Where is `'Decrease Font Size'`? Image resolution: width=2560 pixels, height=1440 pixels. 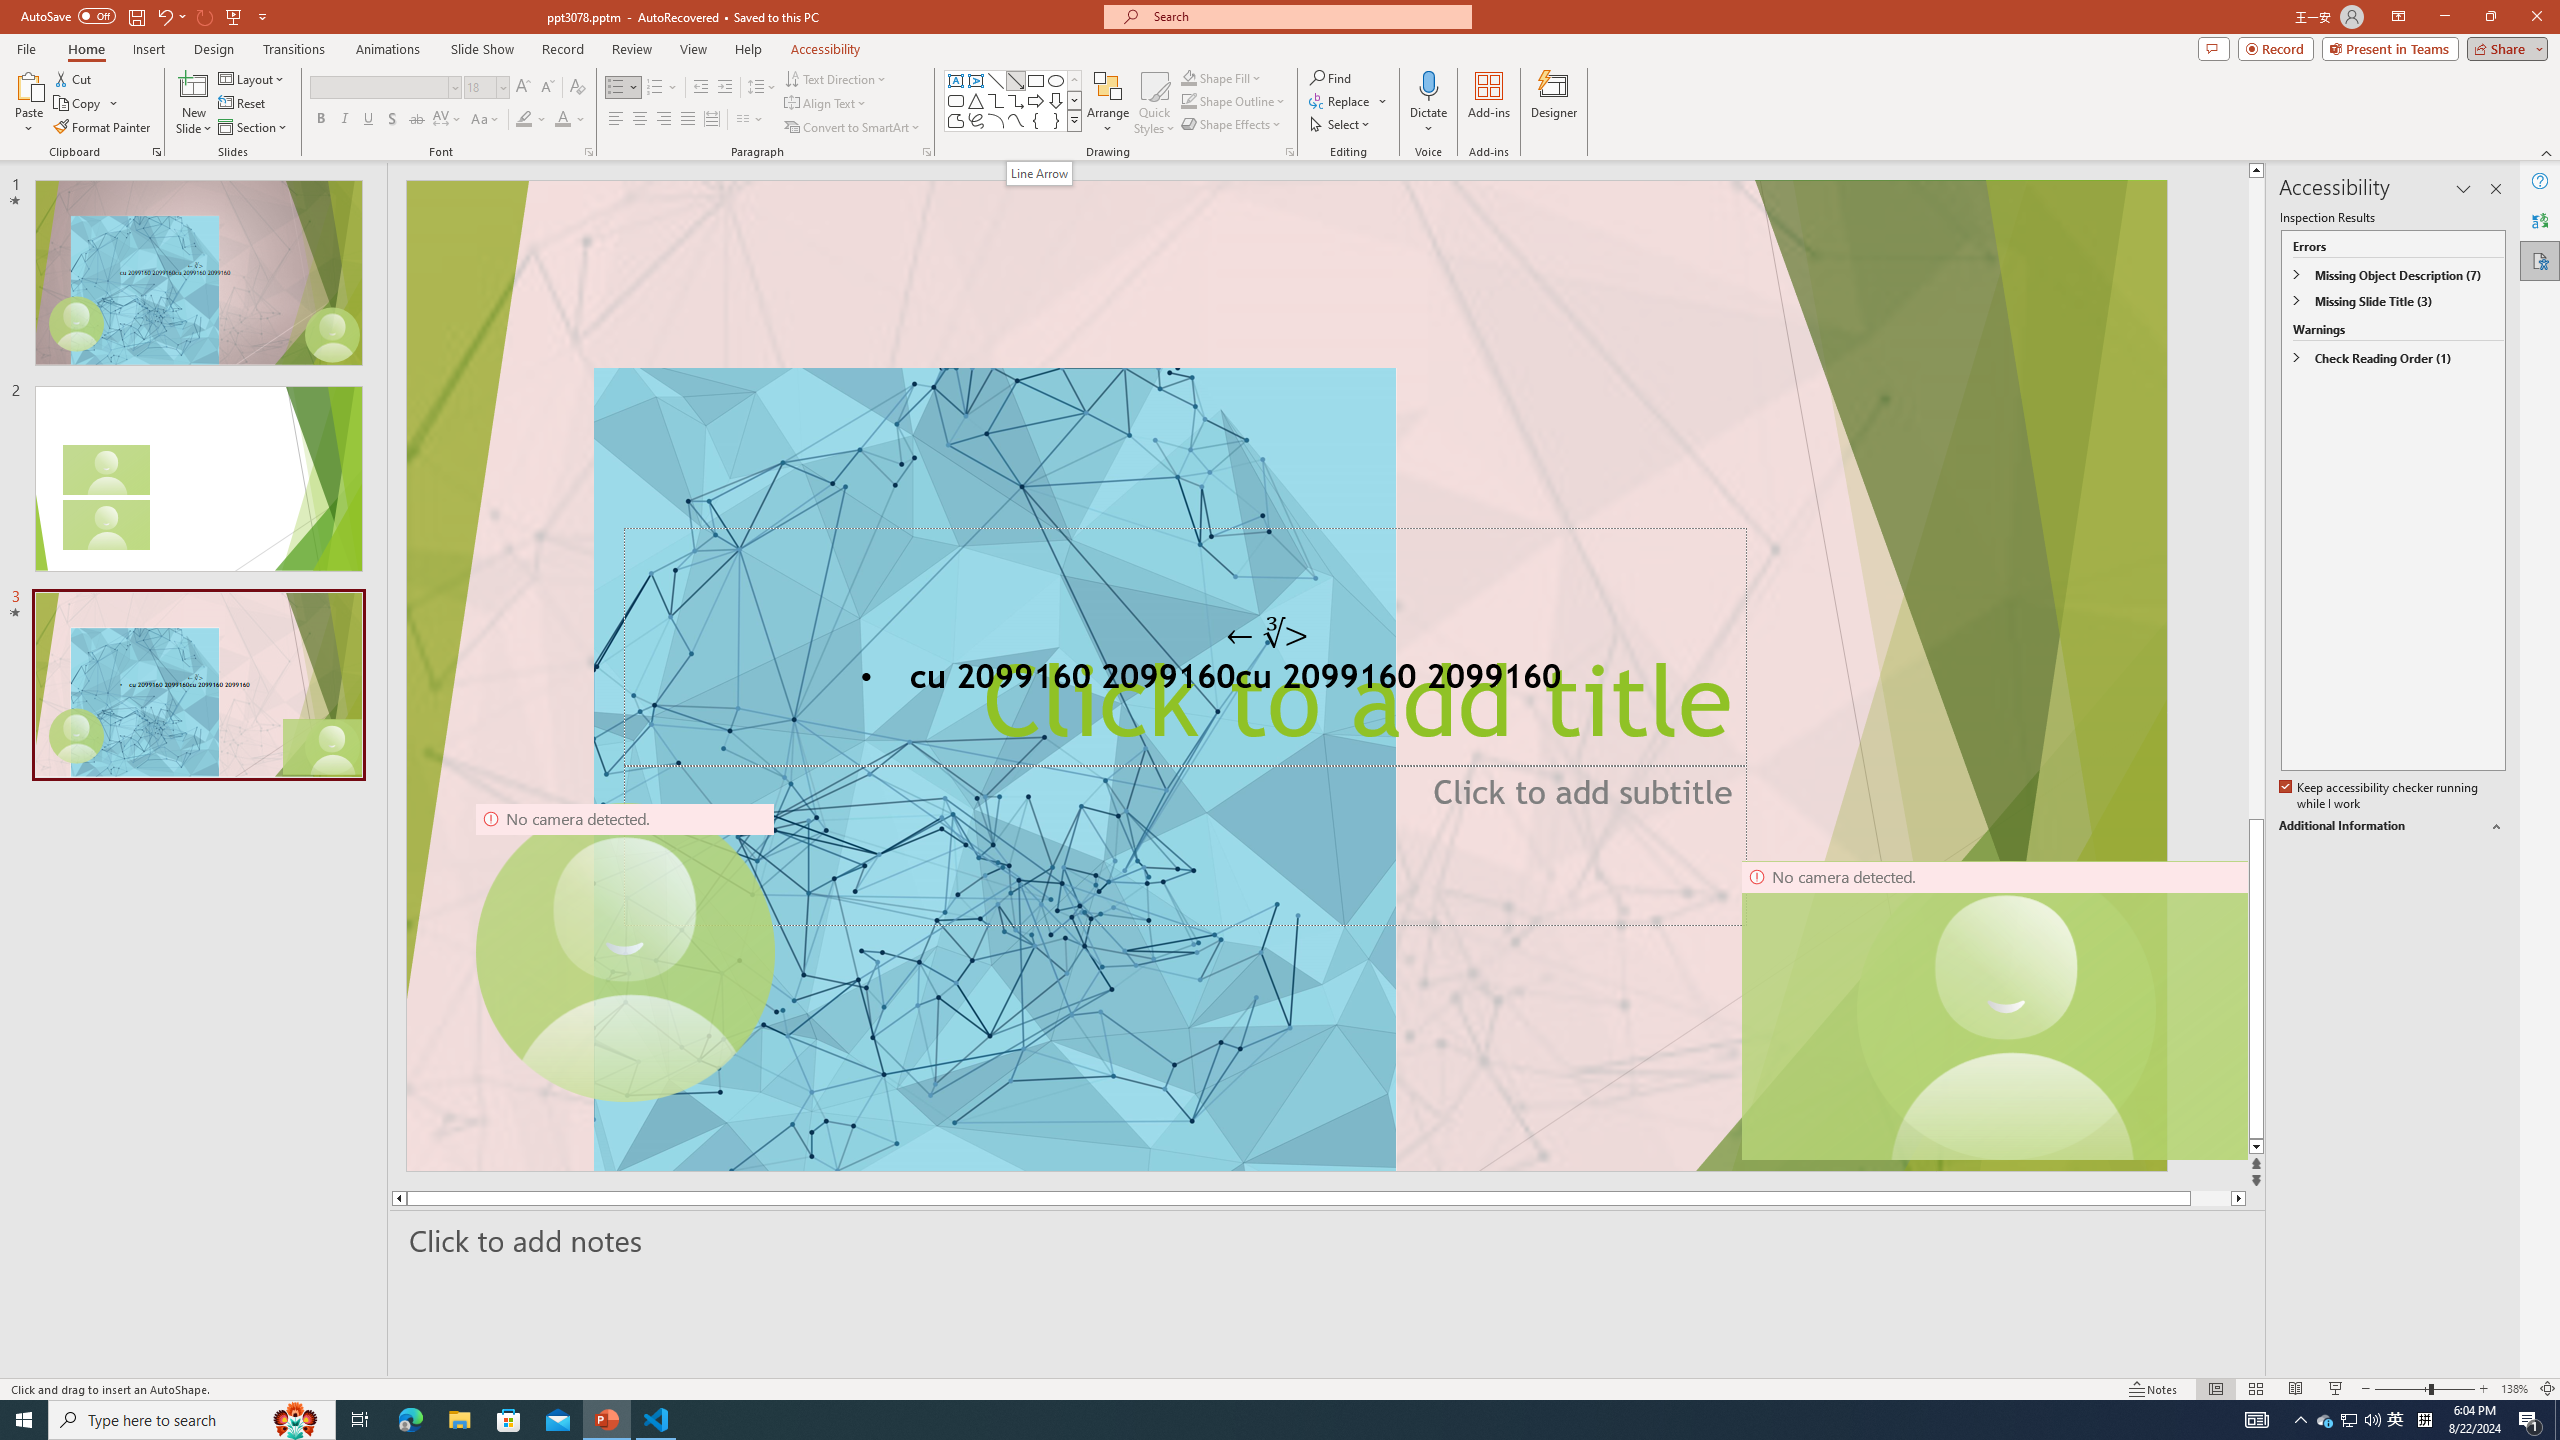
'Decrease Font Size' is located at coordinates (546, 87).